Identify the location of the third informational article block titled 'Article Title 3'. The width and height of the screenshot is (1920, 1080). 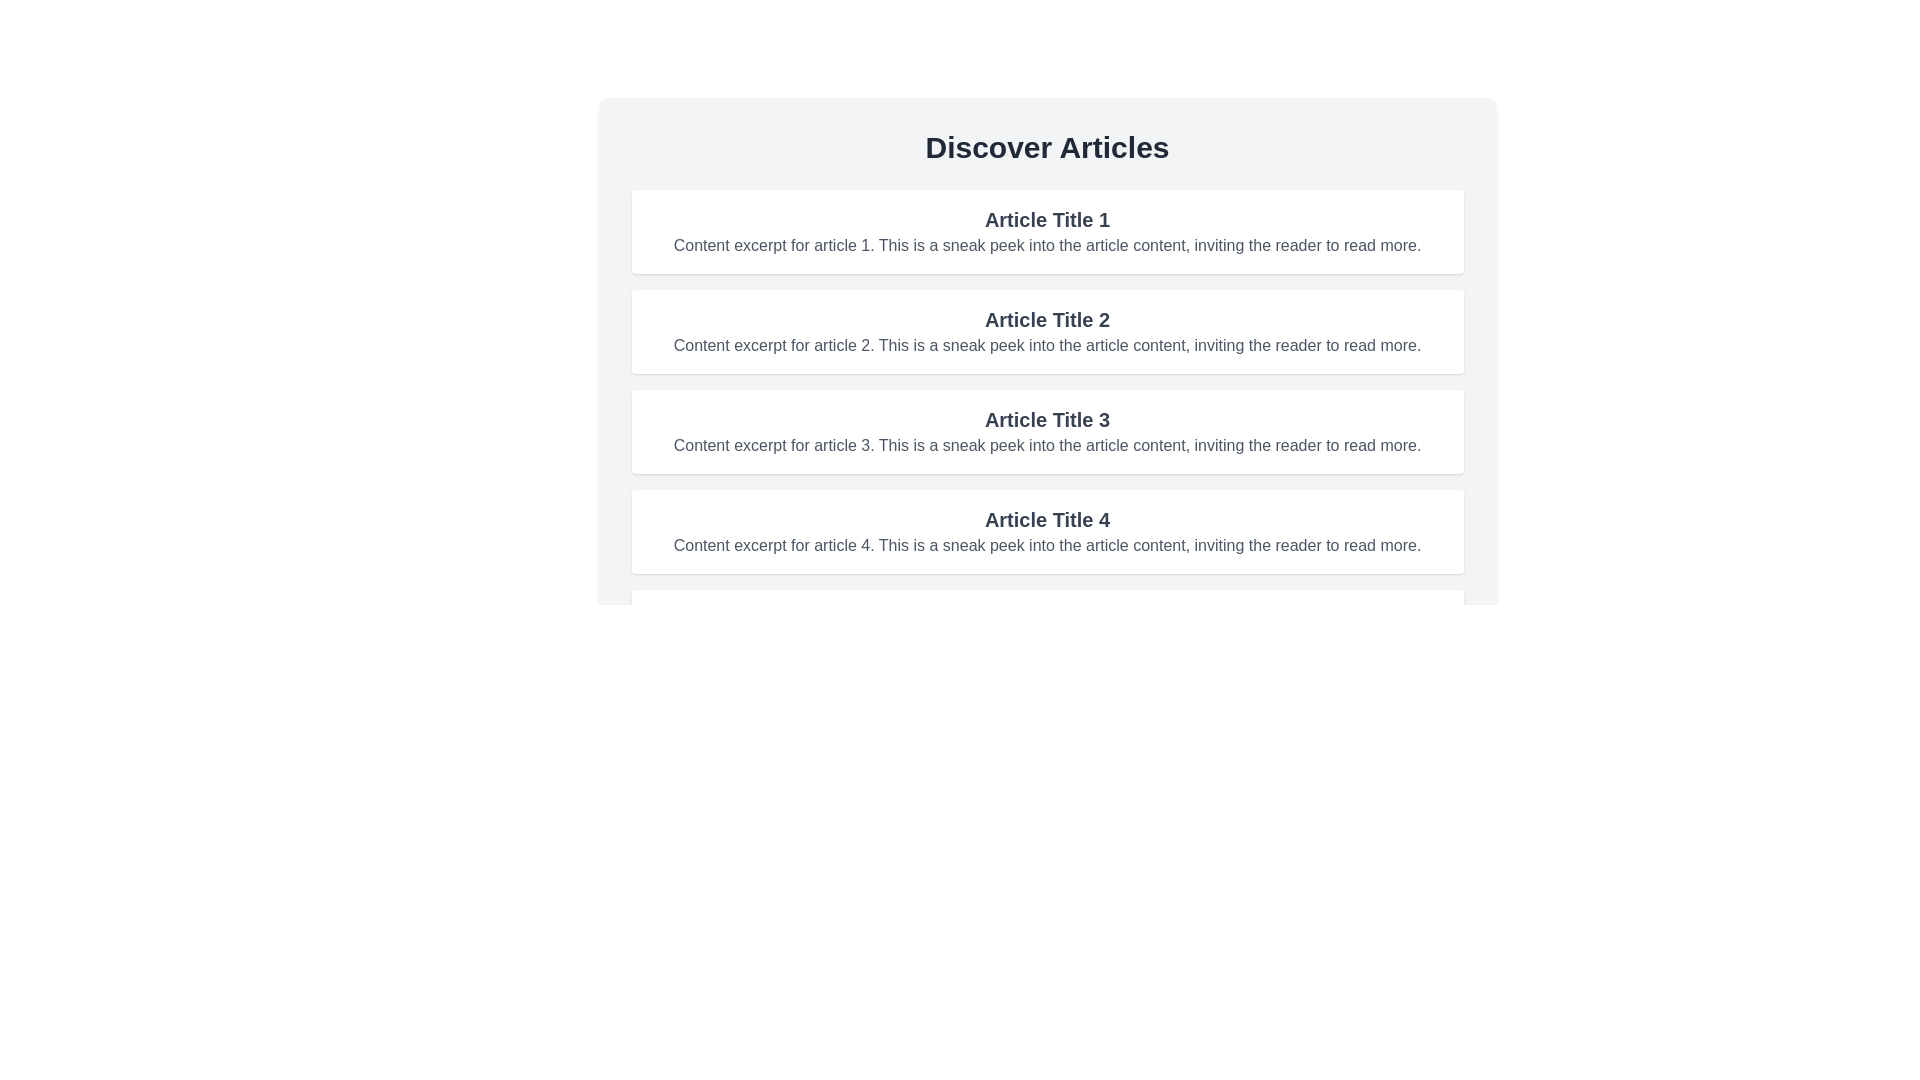
(1046, 431).